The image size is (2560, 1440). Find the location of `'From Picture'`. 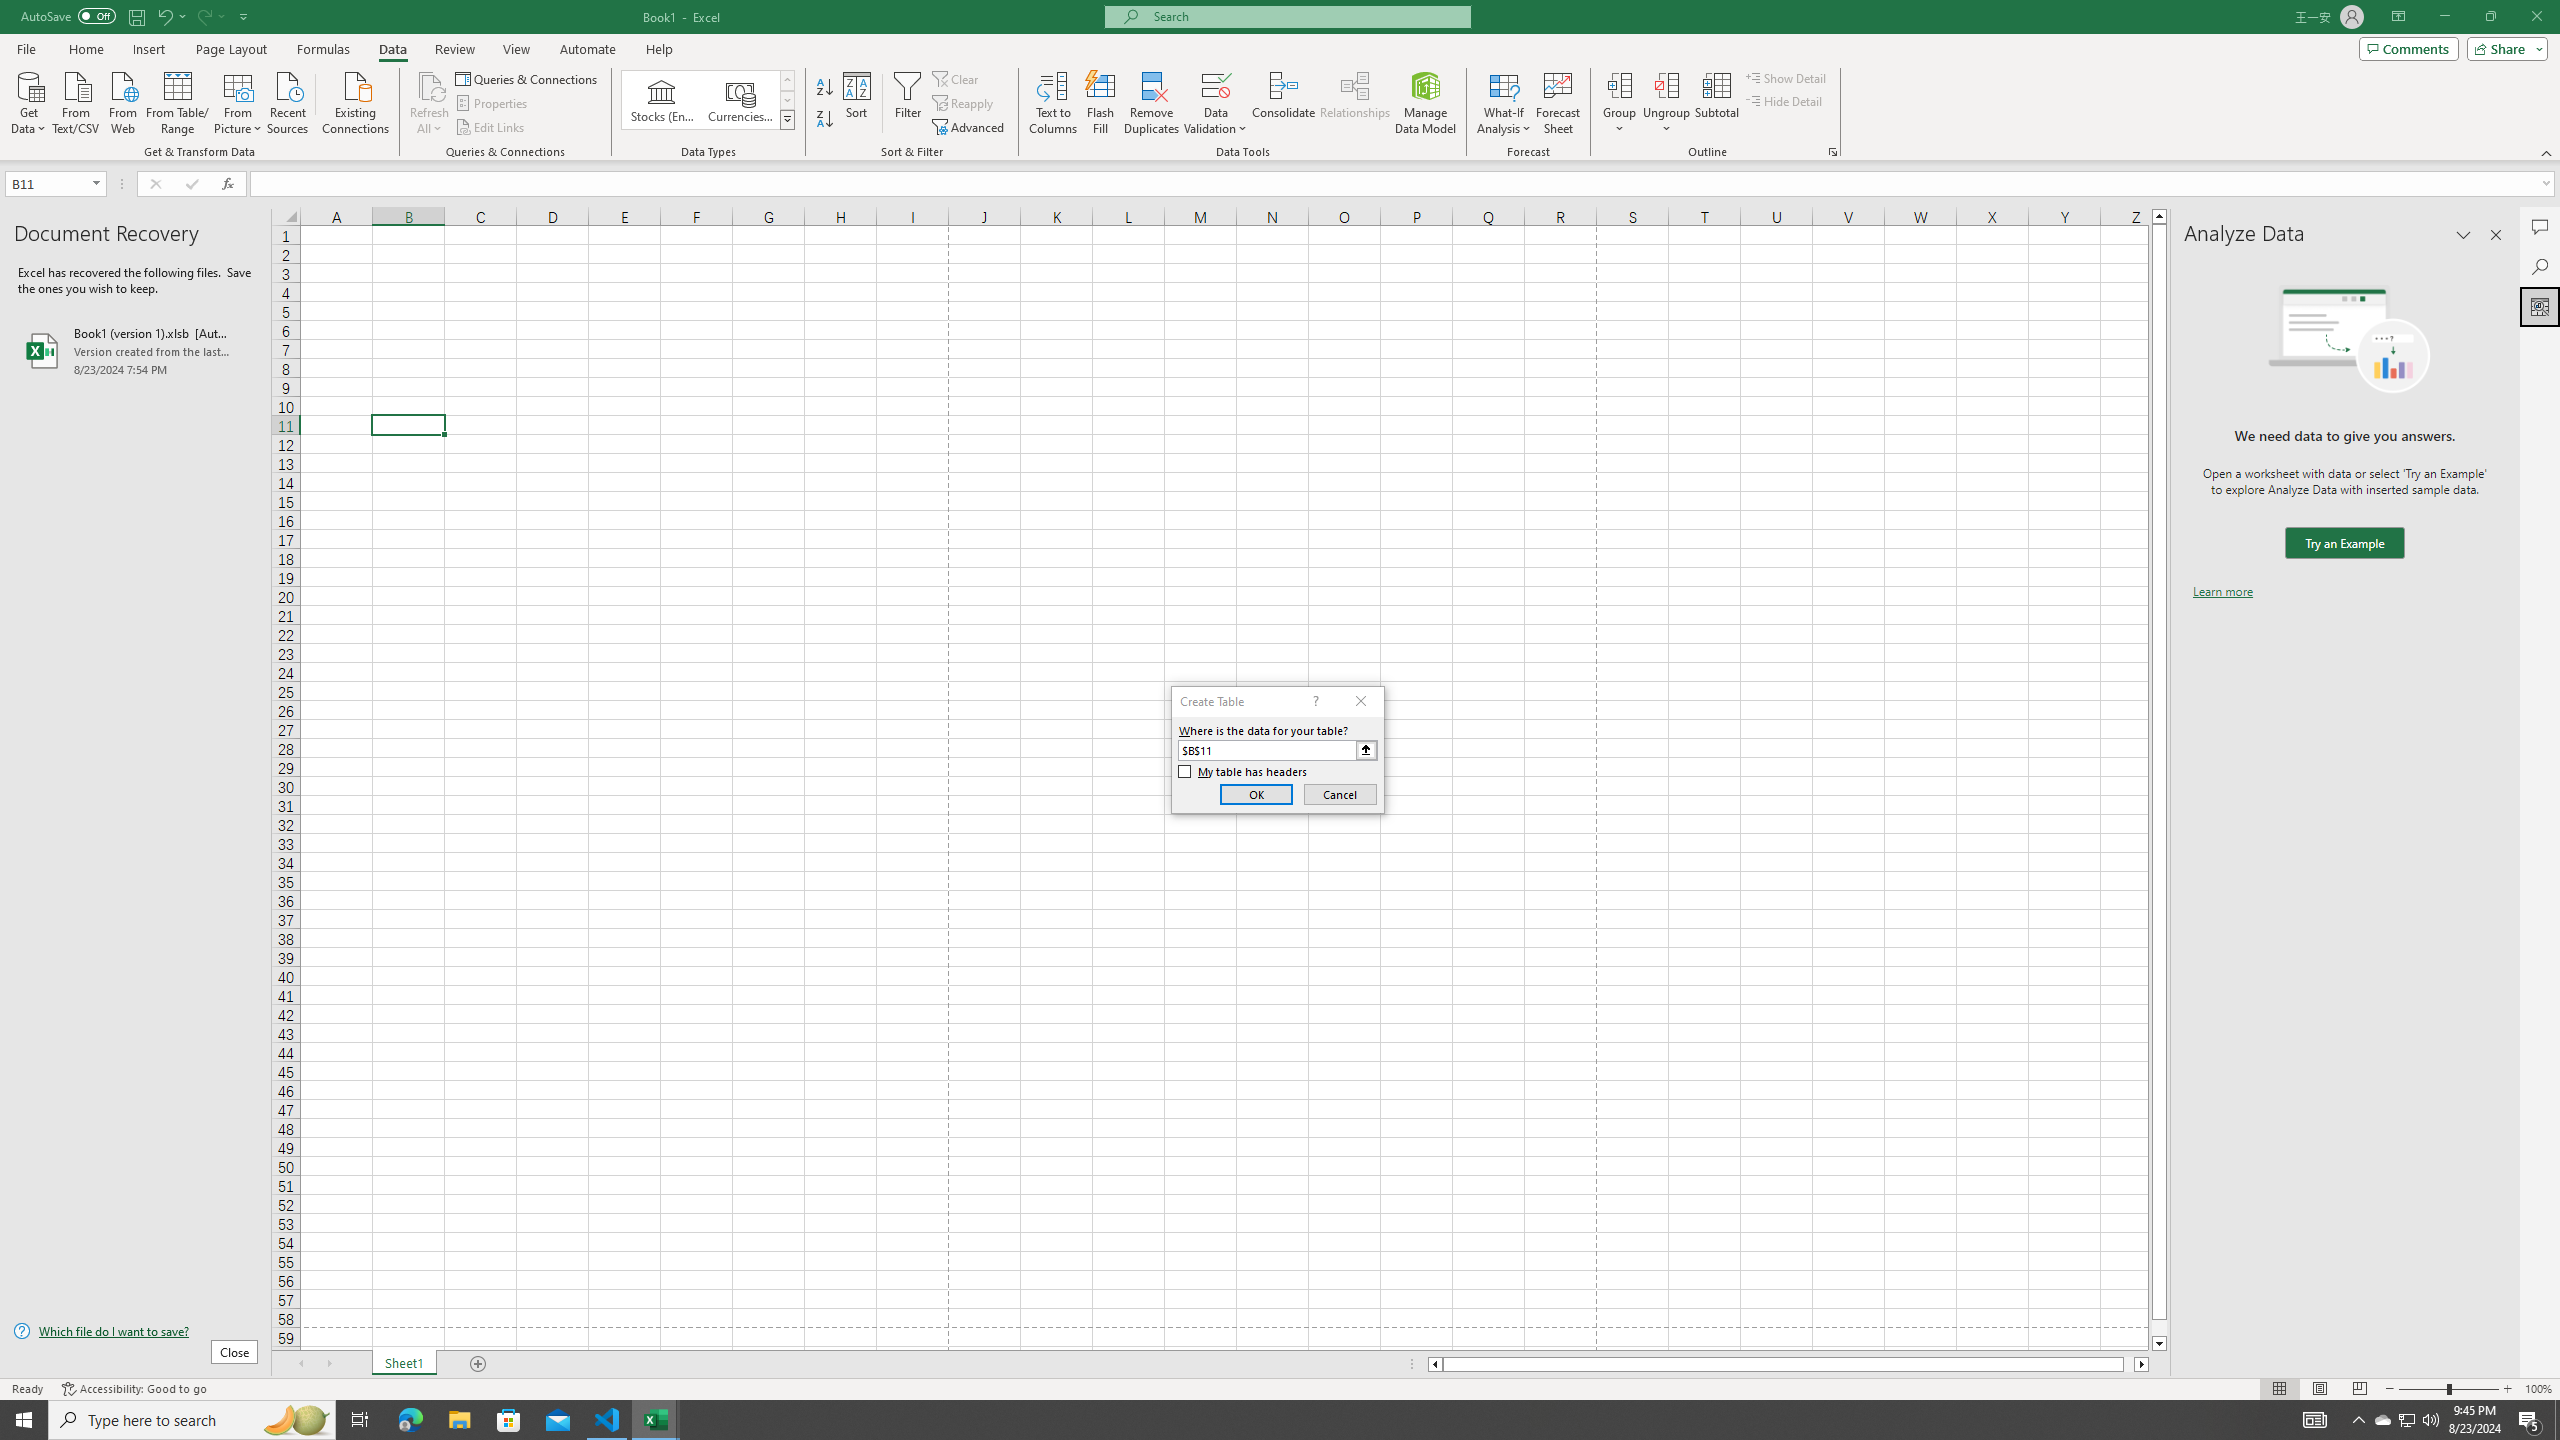

'From Picture' is located at coordinates (239, 100).